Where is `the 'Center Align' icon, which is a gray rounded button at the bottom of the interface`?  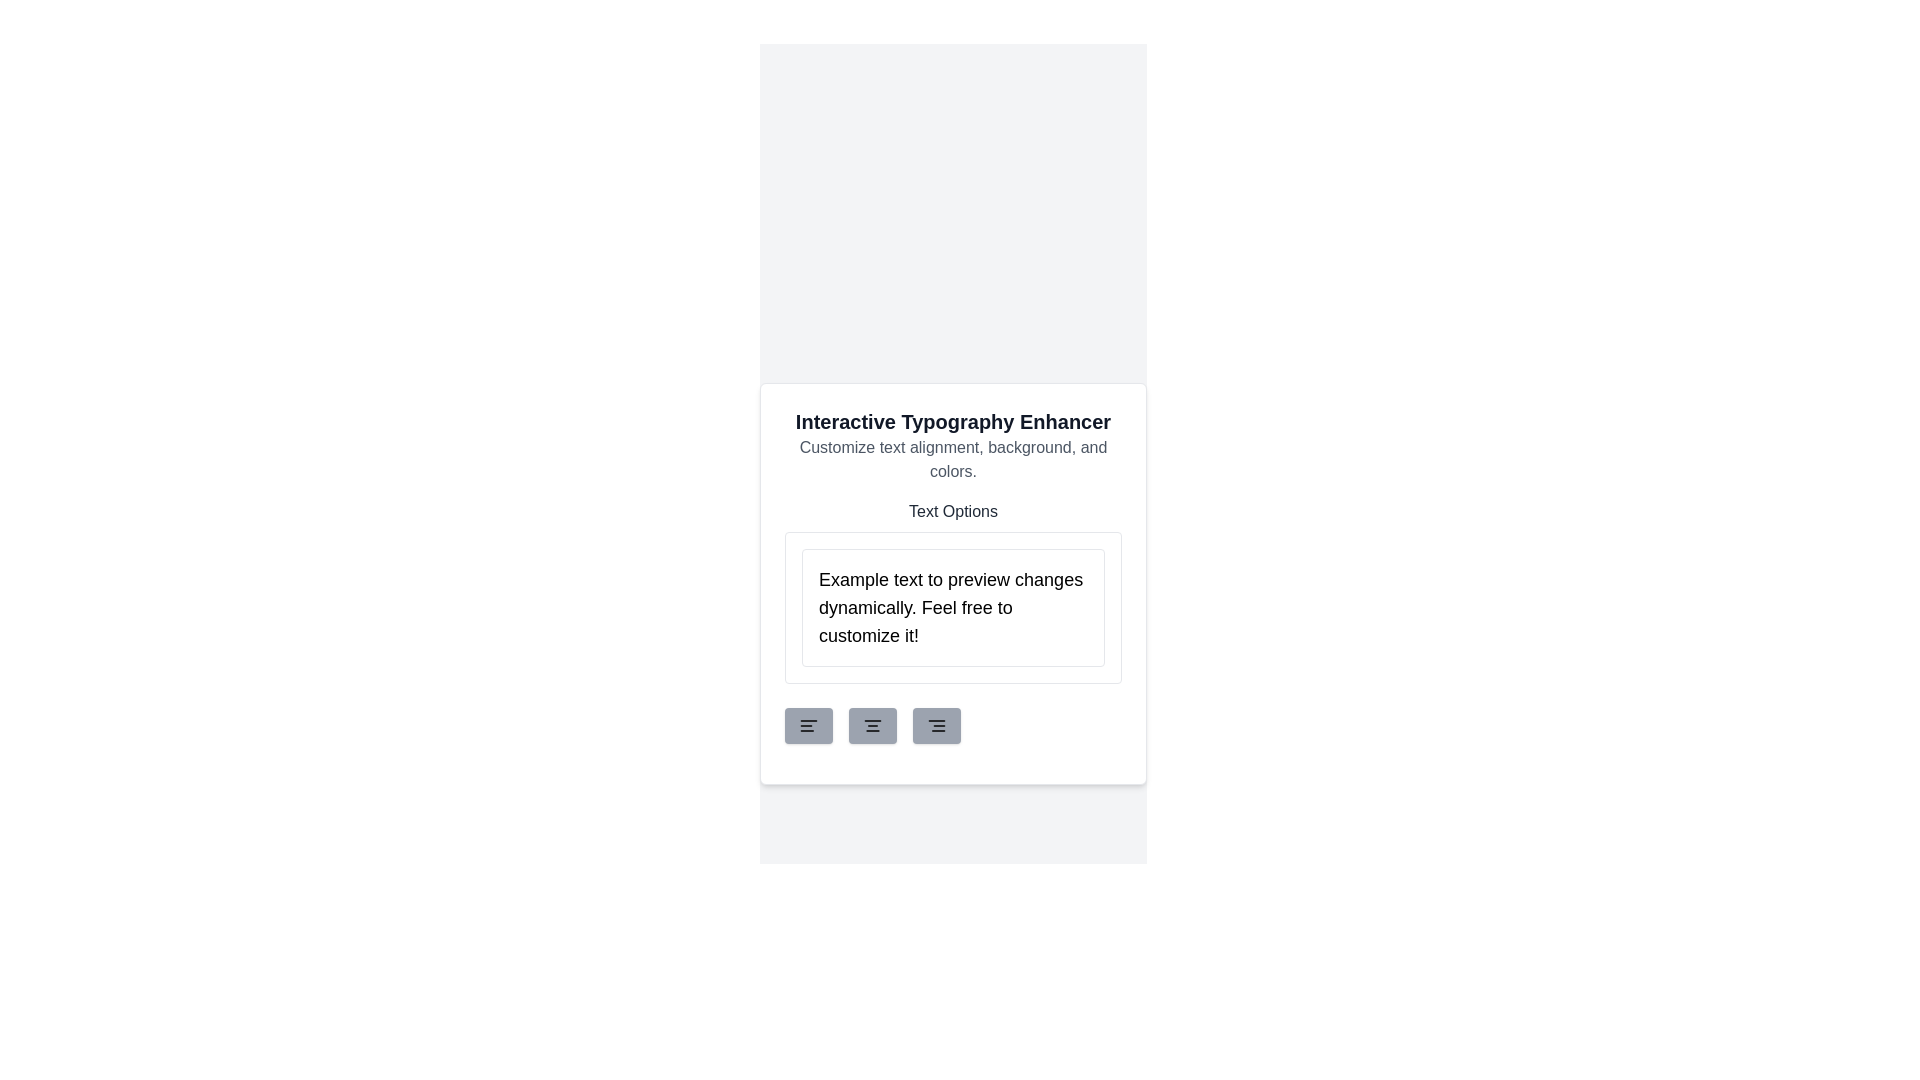 the 'Center Align' icon, which is a gray rounded button at the bottom of the interface is located at coordinates (873, 725).